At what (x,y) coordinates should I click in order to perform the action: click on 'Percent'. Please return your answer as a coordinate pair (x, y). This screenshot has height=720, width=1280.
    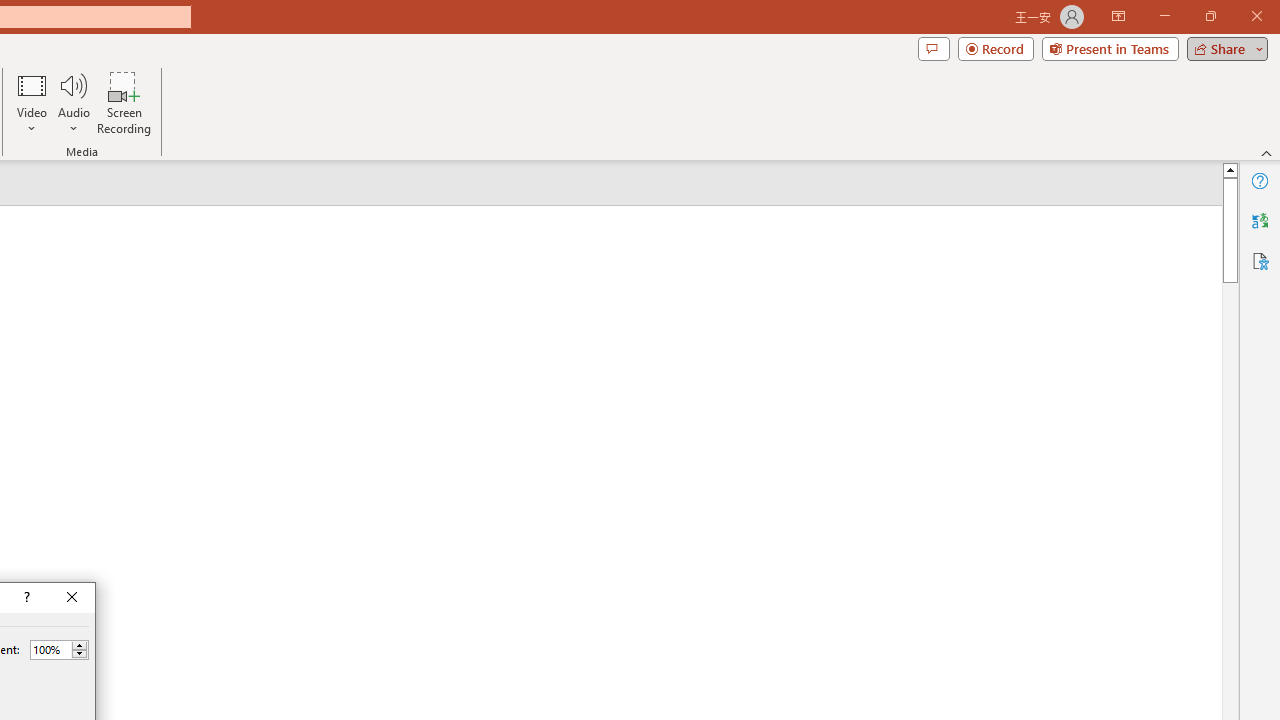
    Looking at the image, I should click on (59, 650).